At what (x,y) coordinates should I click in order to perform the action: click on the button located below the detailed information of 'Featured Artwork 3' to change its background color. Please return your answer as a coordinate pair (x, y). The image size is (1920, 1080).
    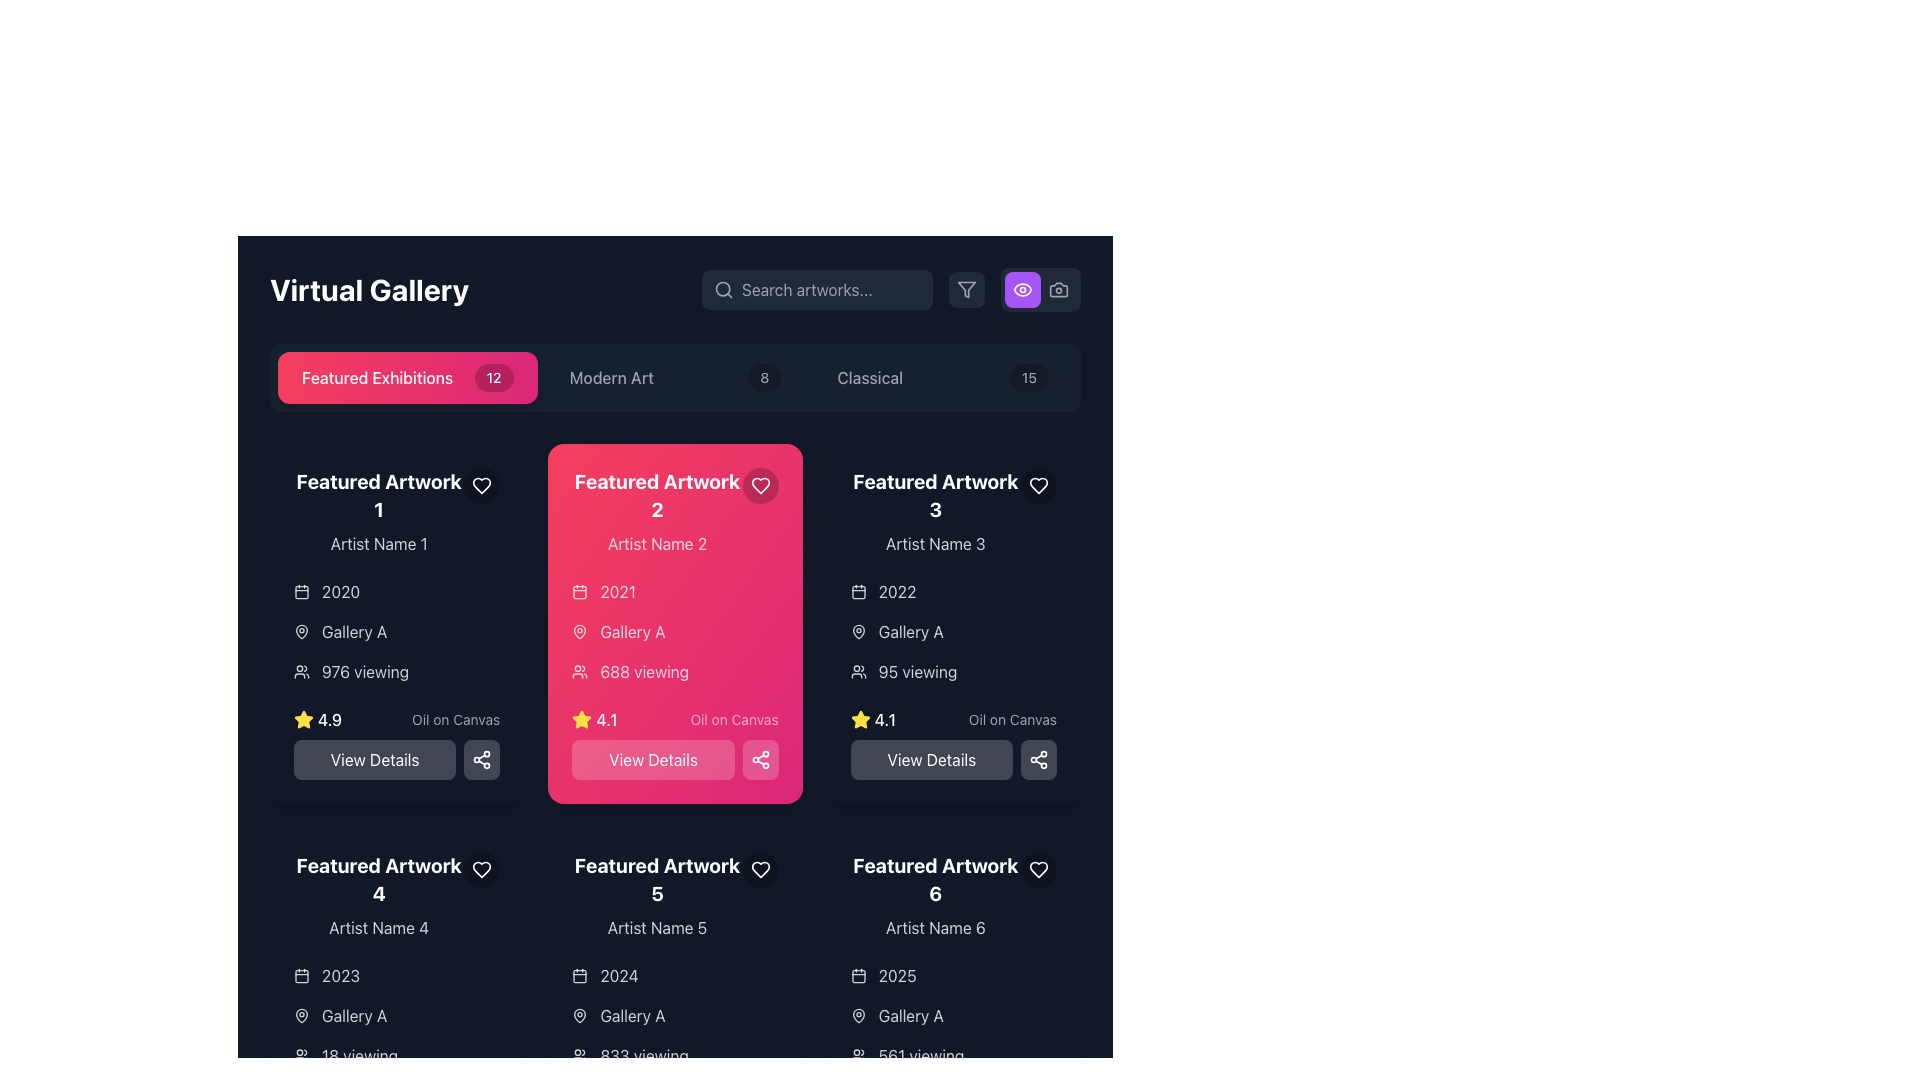
    Looking at the image, I should click on (930, 759).